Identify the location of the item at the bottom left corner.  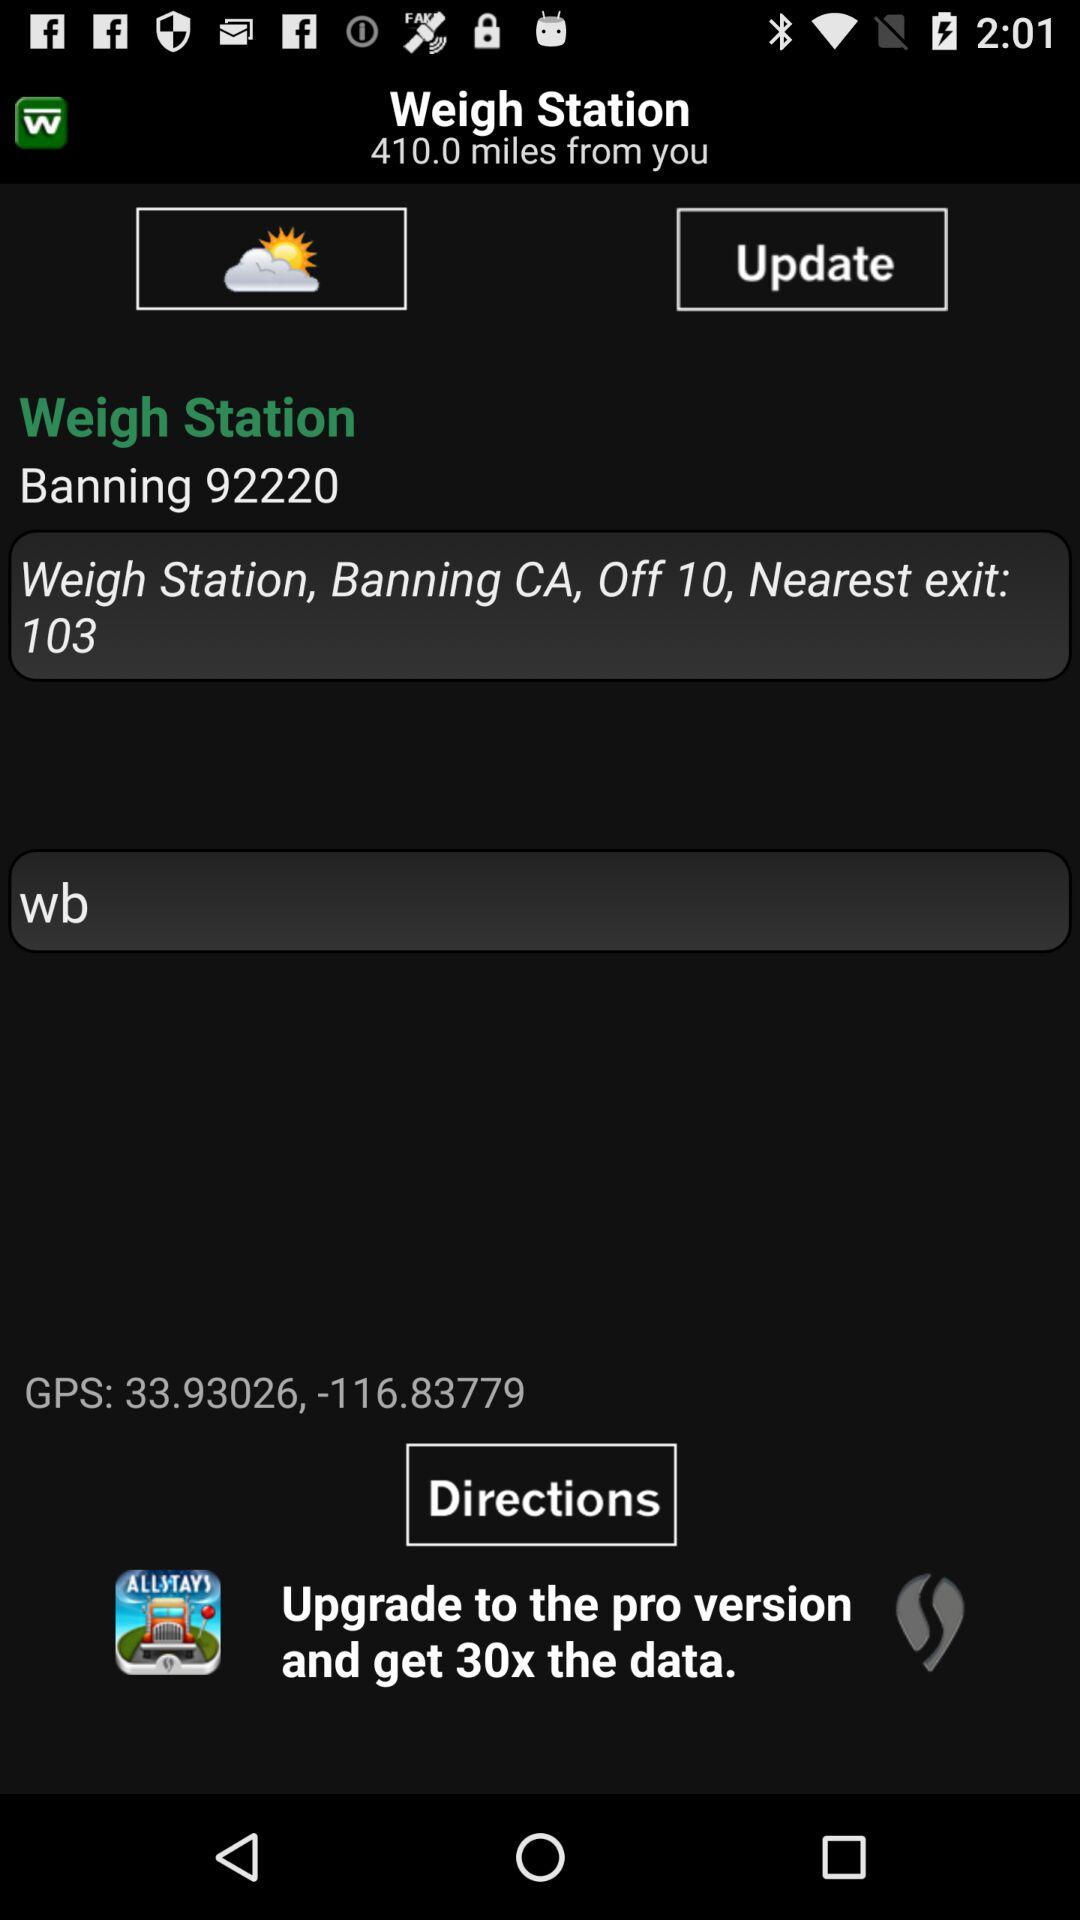
(167, 1622).